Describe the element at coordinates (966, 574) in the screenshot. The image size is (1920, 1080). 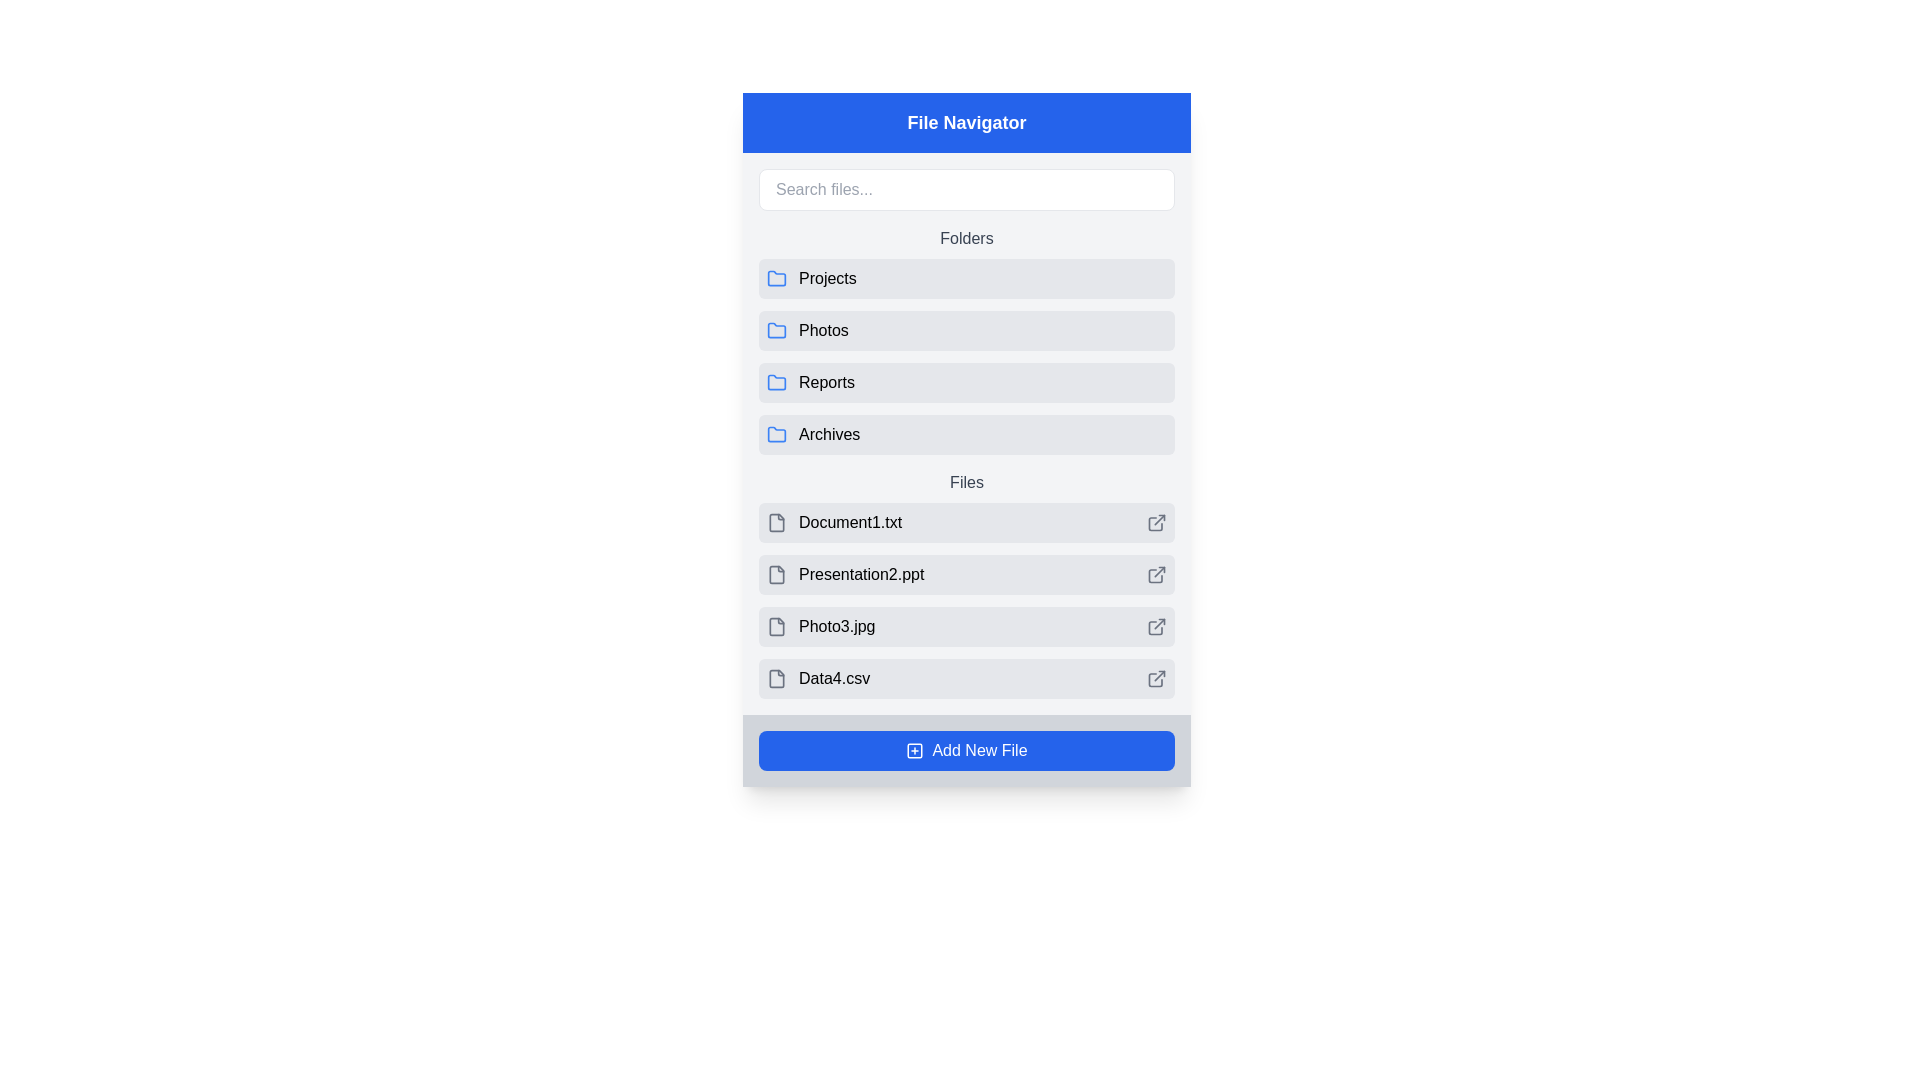
I see `the file entry labeled 'Presentation2.ppt', which is visually distinguished by a light gray background and rounded corners, and is positioned between 'Document1.txt' and 'Photo3.jpg'` at that location.